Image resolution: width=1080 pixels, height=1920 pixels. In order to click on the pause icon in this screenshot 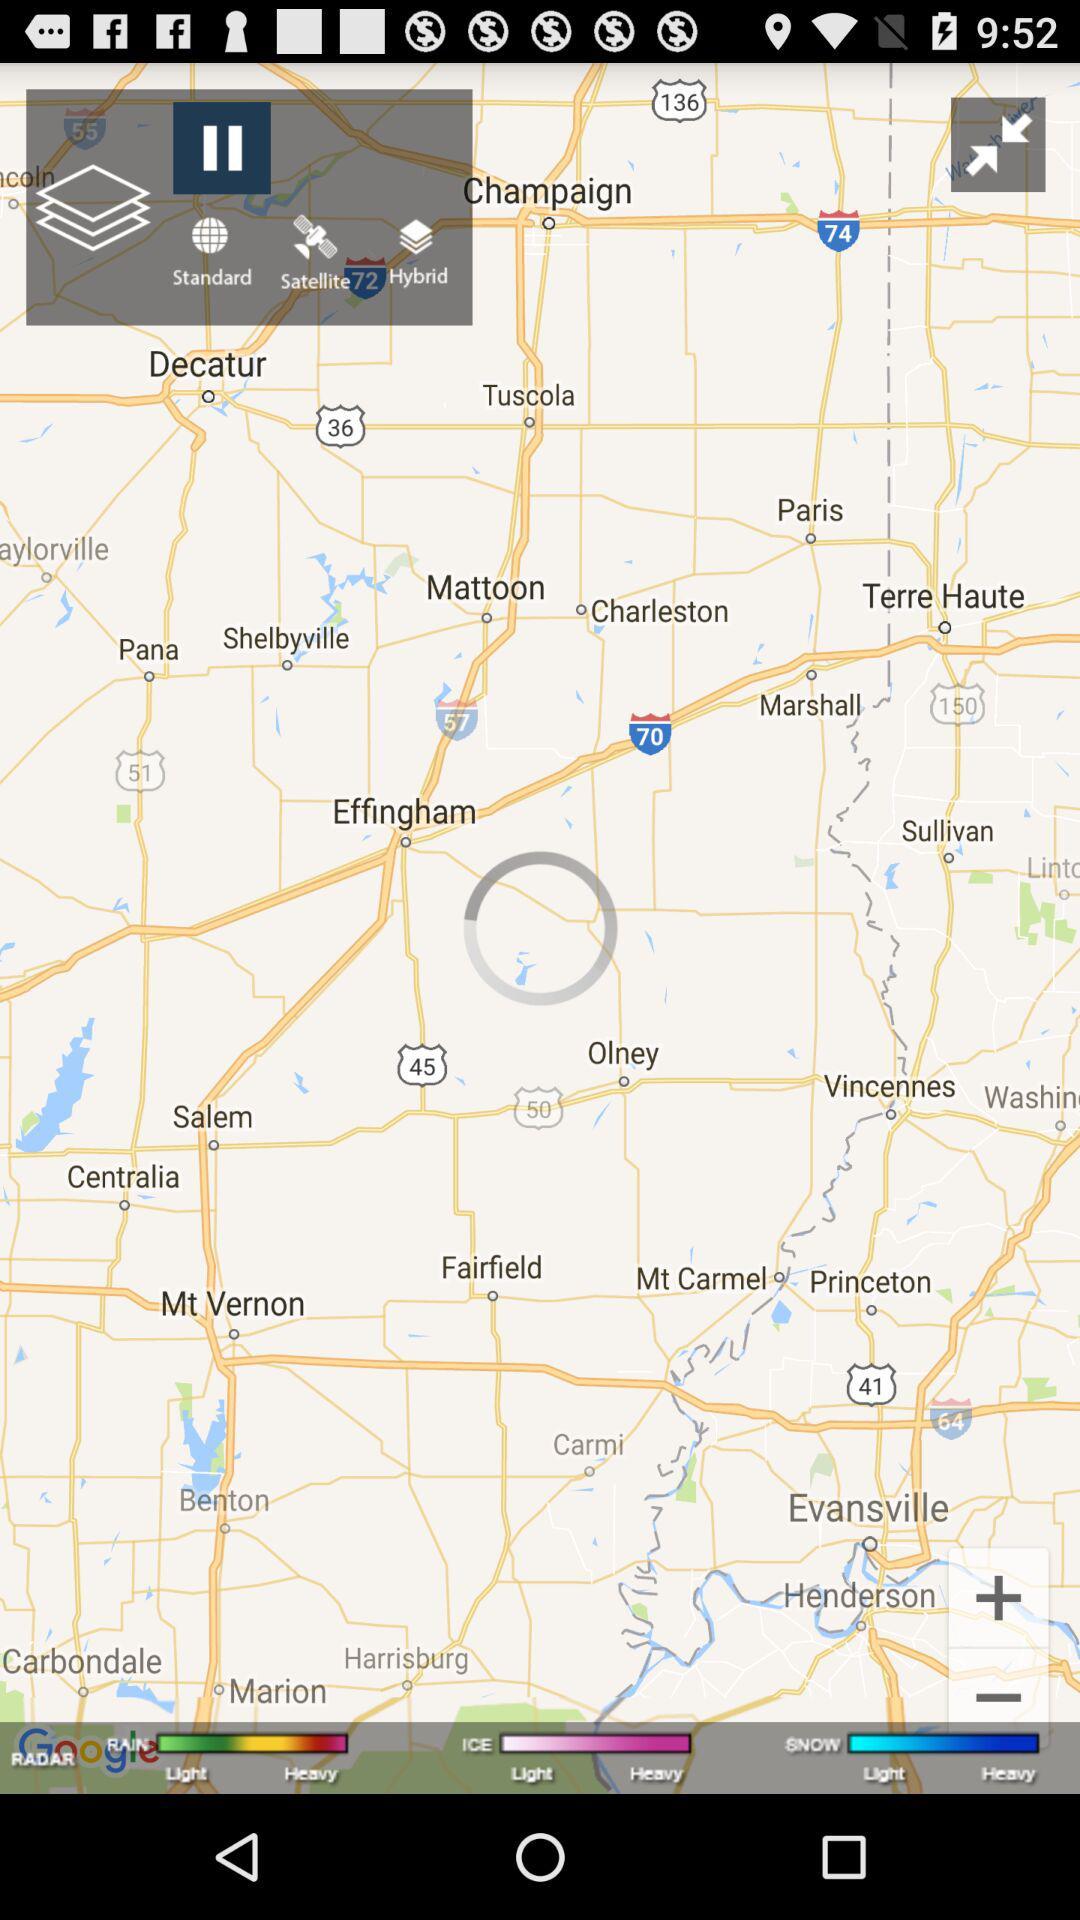, I will do `click(221, 157)`.